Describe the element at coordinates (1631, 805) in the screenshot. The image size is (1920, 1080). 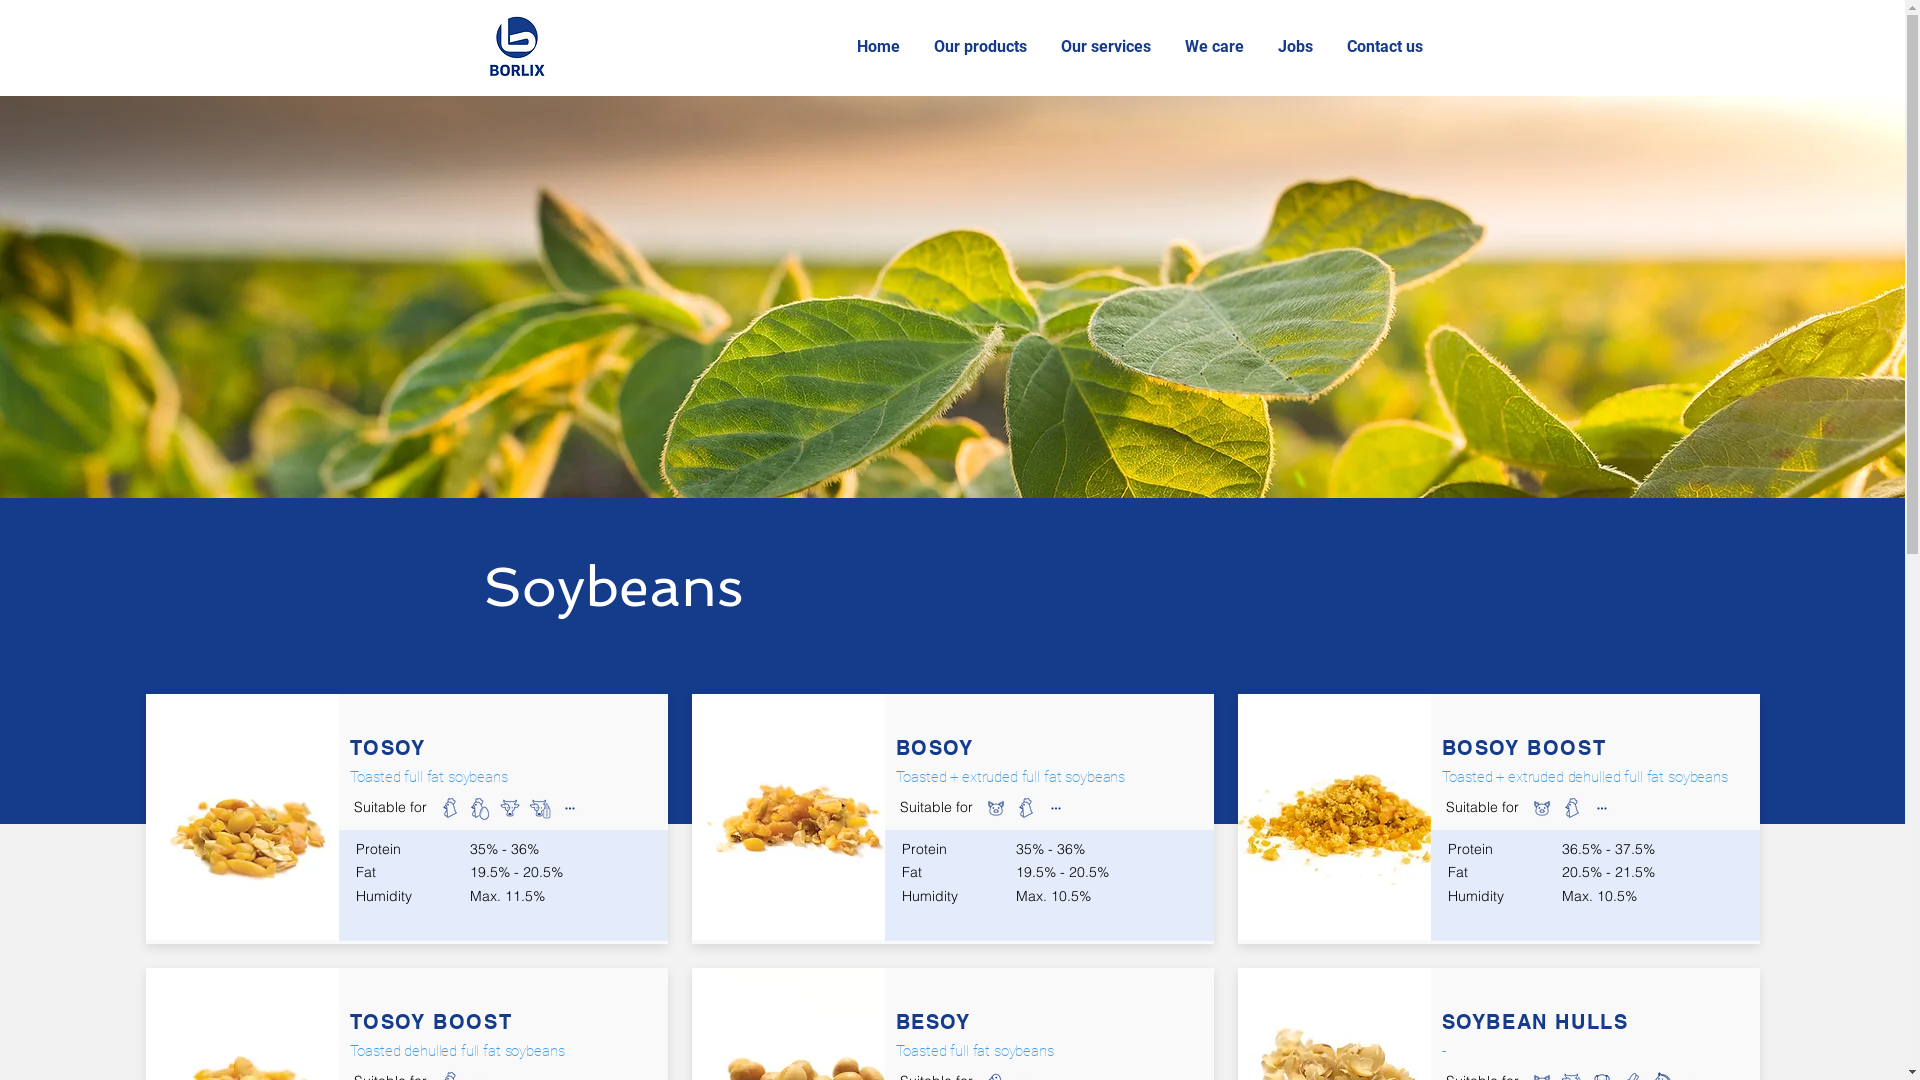
I see `'Dairy cows'` at that location.